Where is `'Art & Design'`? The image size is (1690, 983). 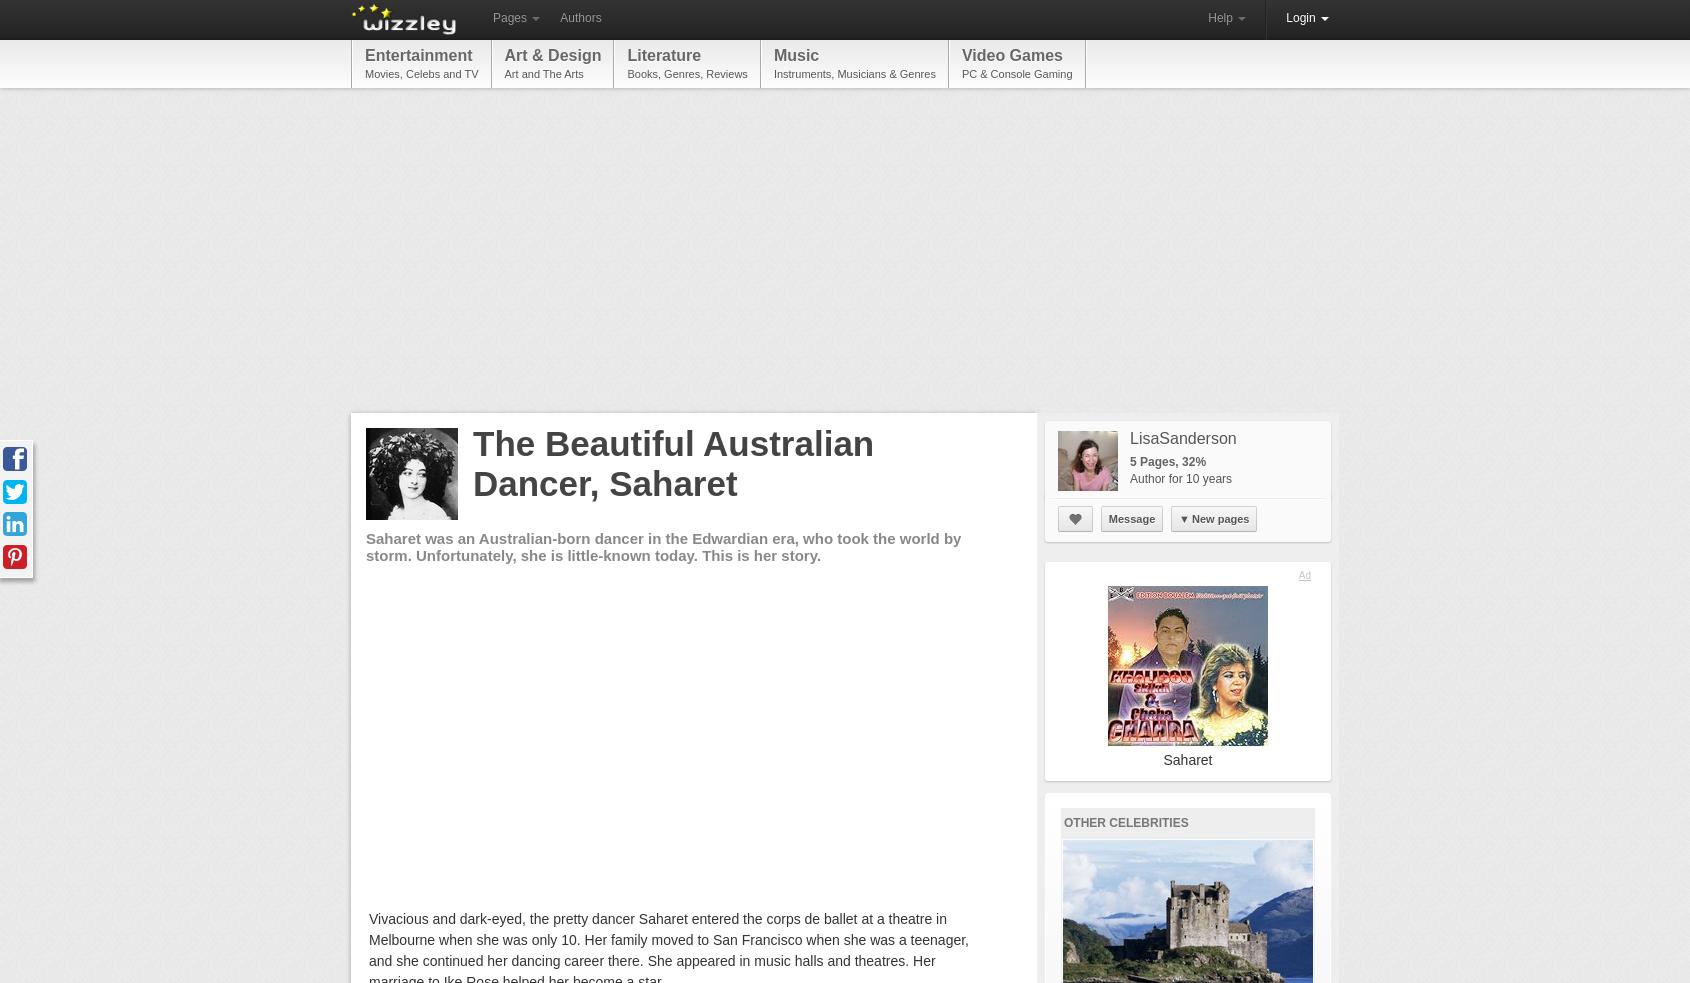 'Art & Design' is located at coordinates (551, 54).